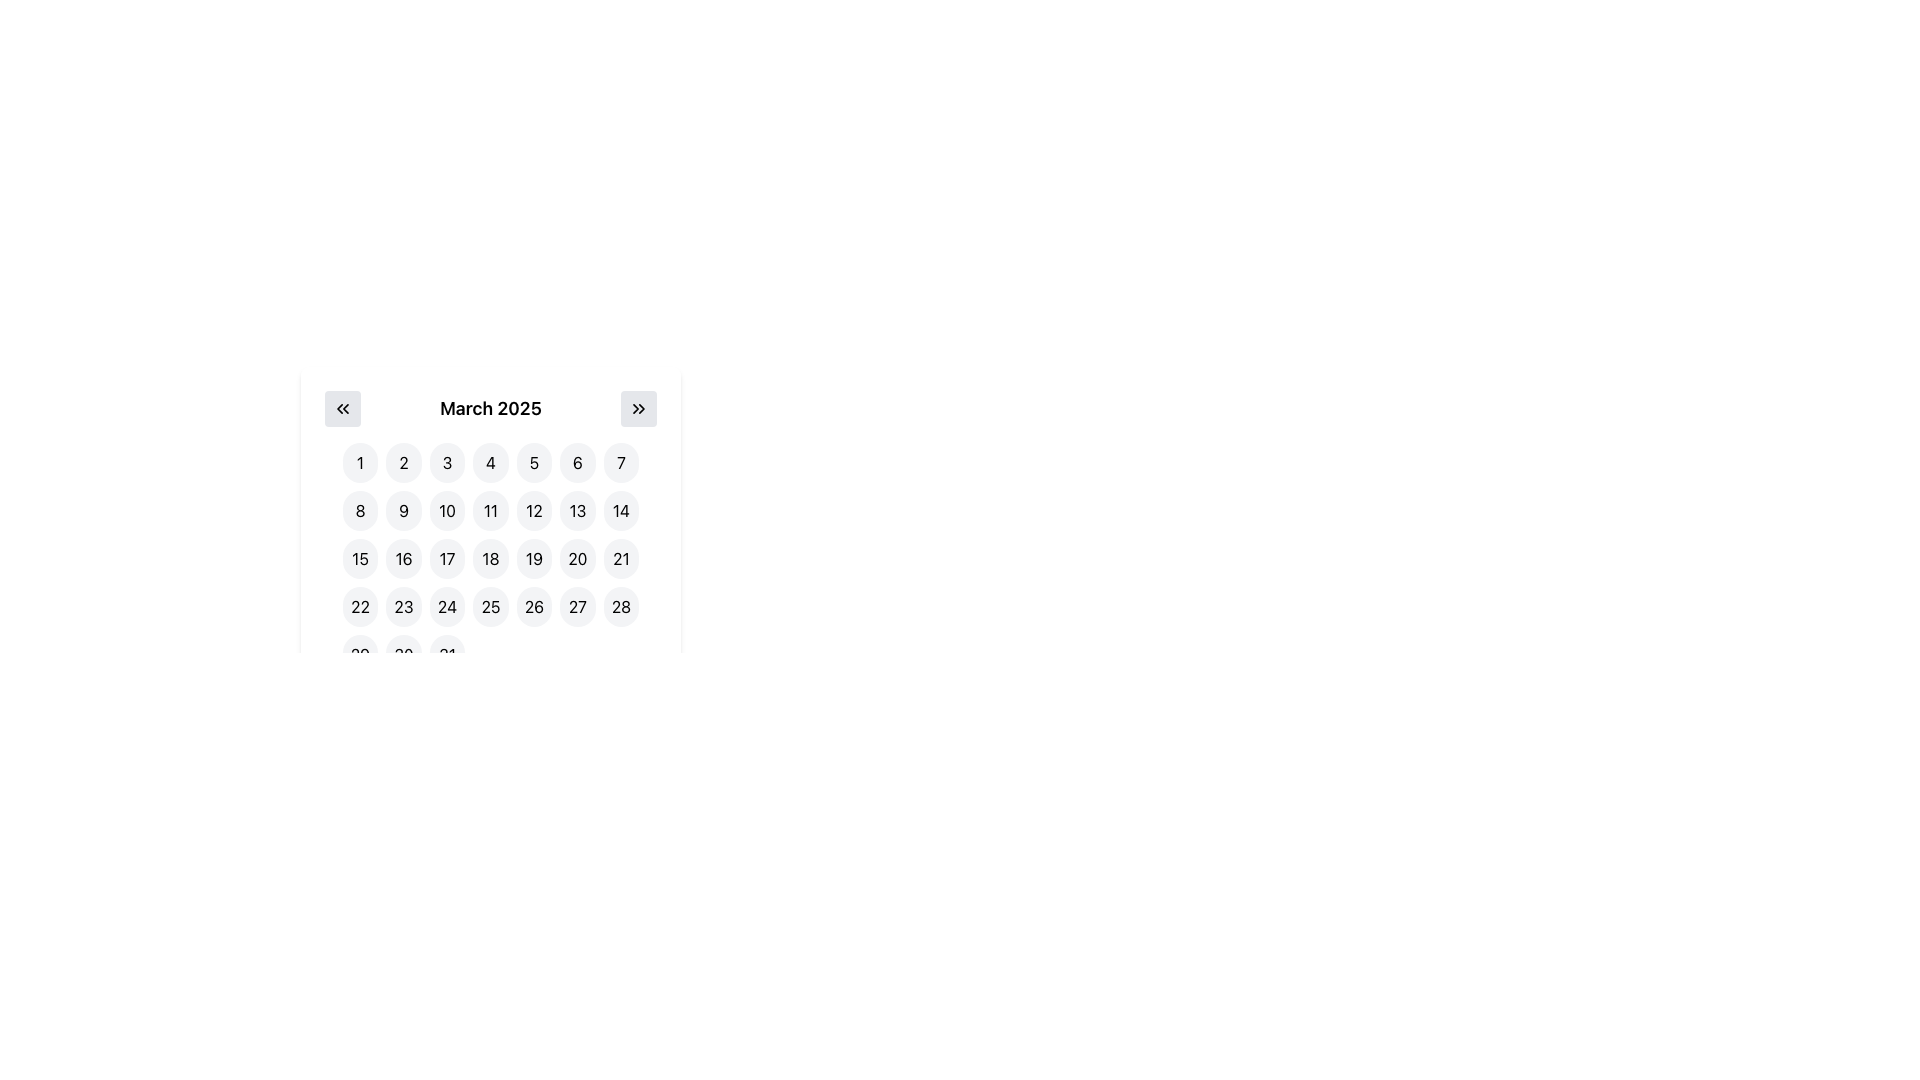 This screenshot has height=1080, width=1920. What do you see at coordinates (360, 509) in the screenshot?
I see `the rounded button with a gray background displaying the number '8' in bold black font, located in the second row and first column of the calendar grid for date selection` at bounding box center [360, 509].